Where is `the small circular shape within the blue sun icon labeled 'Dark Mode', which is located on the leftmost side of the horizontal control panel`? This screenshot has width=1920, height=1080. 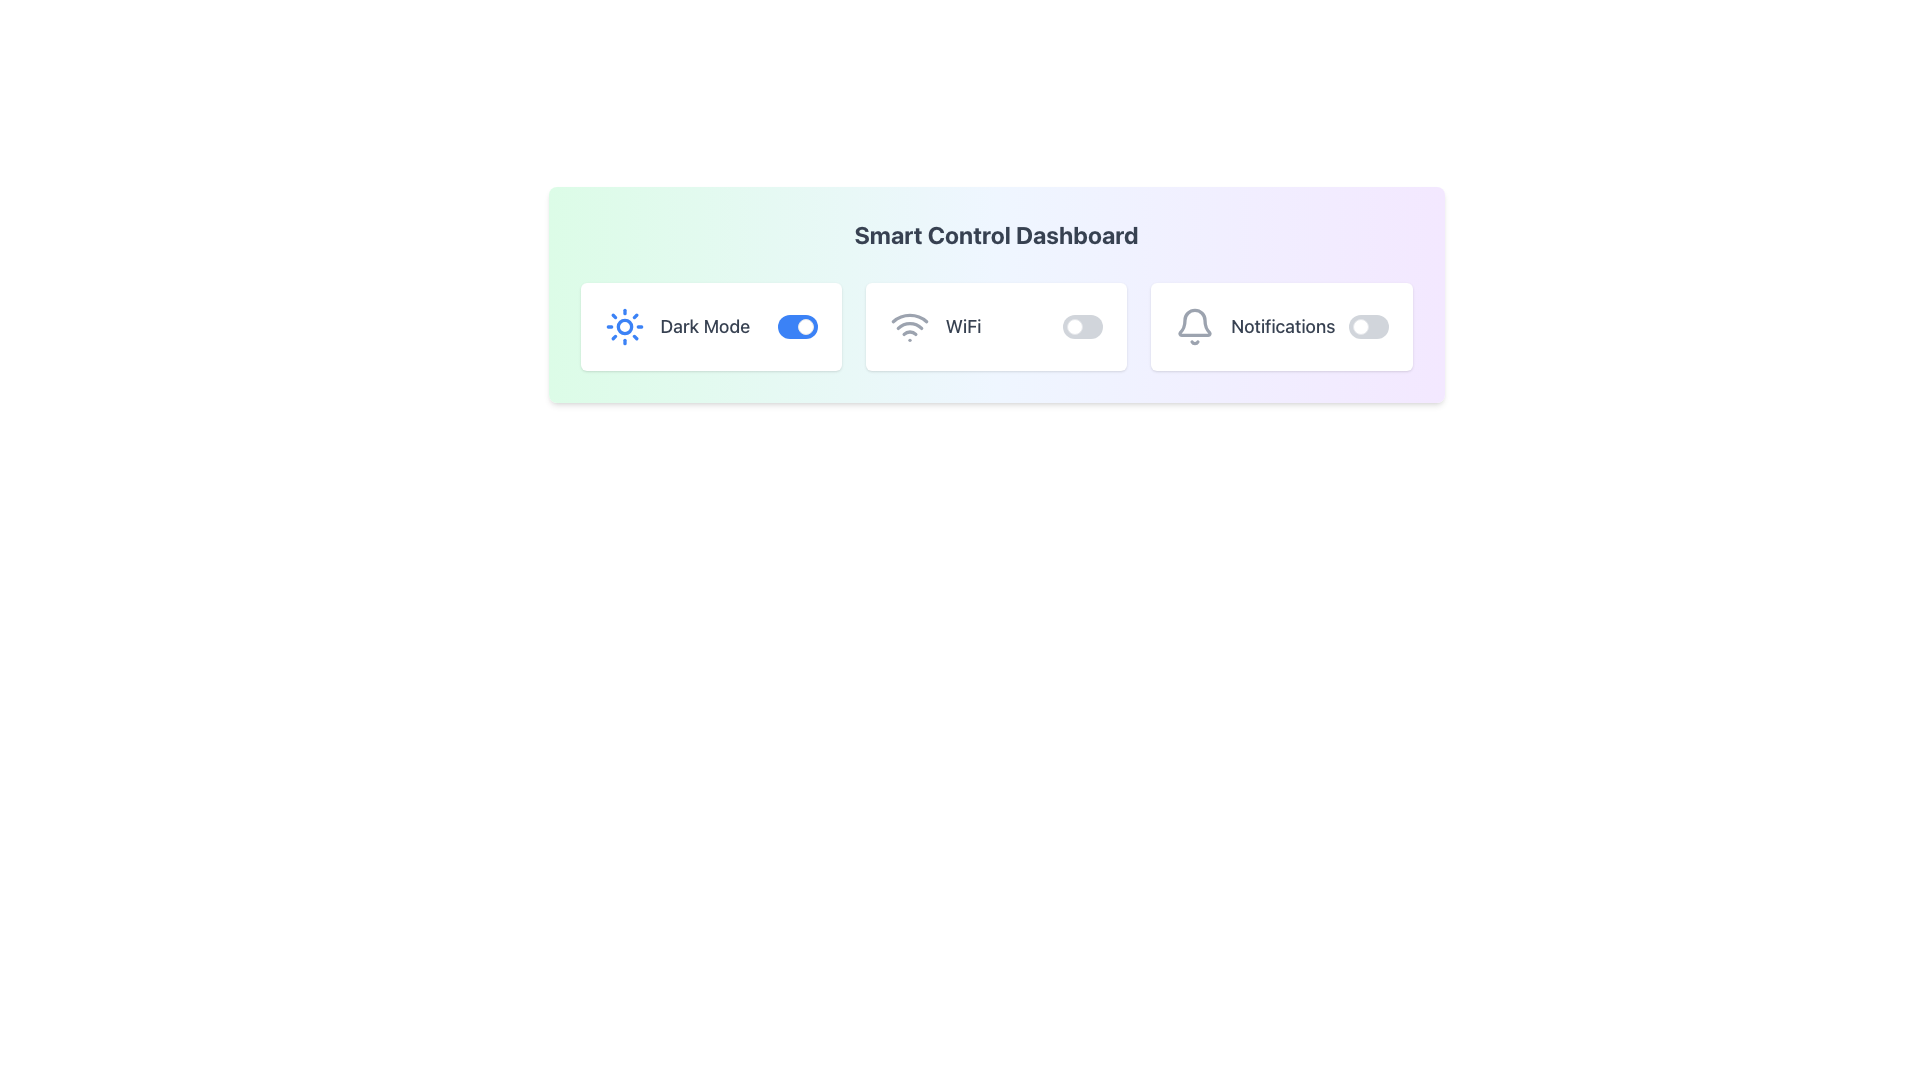 the small circular shape within the blue sun icon labeled 'Dark Mode', which is located on the leftmost side of the horizontal control panel is located at coordinates (623, 326).